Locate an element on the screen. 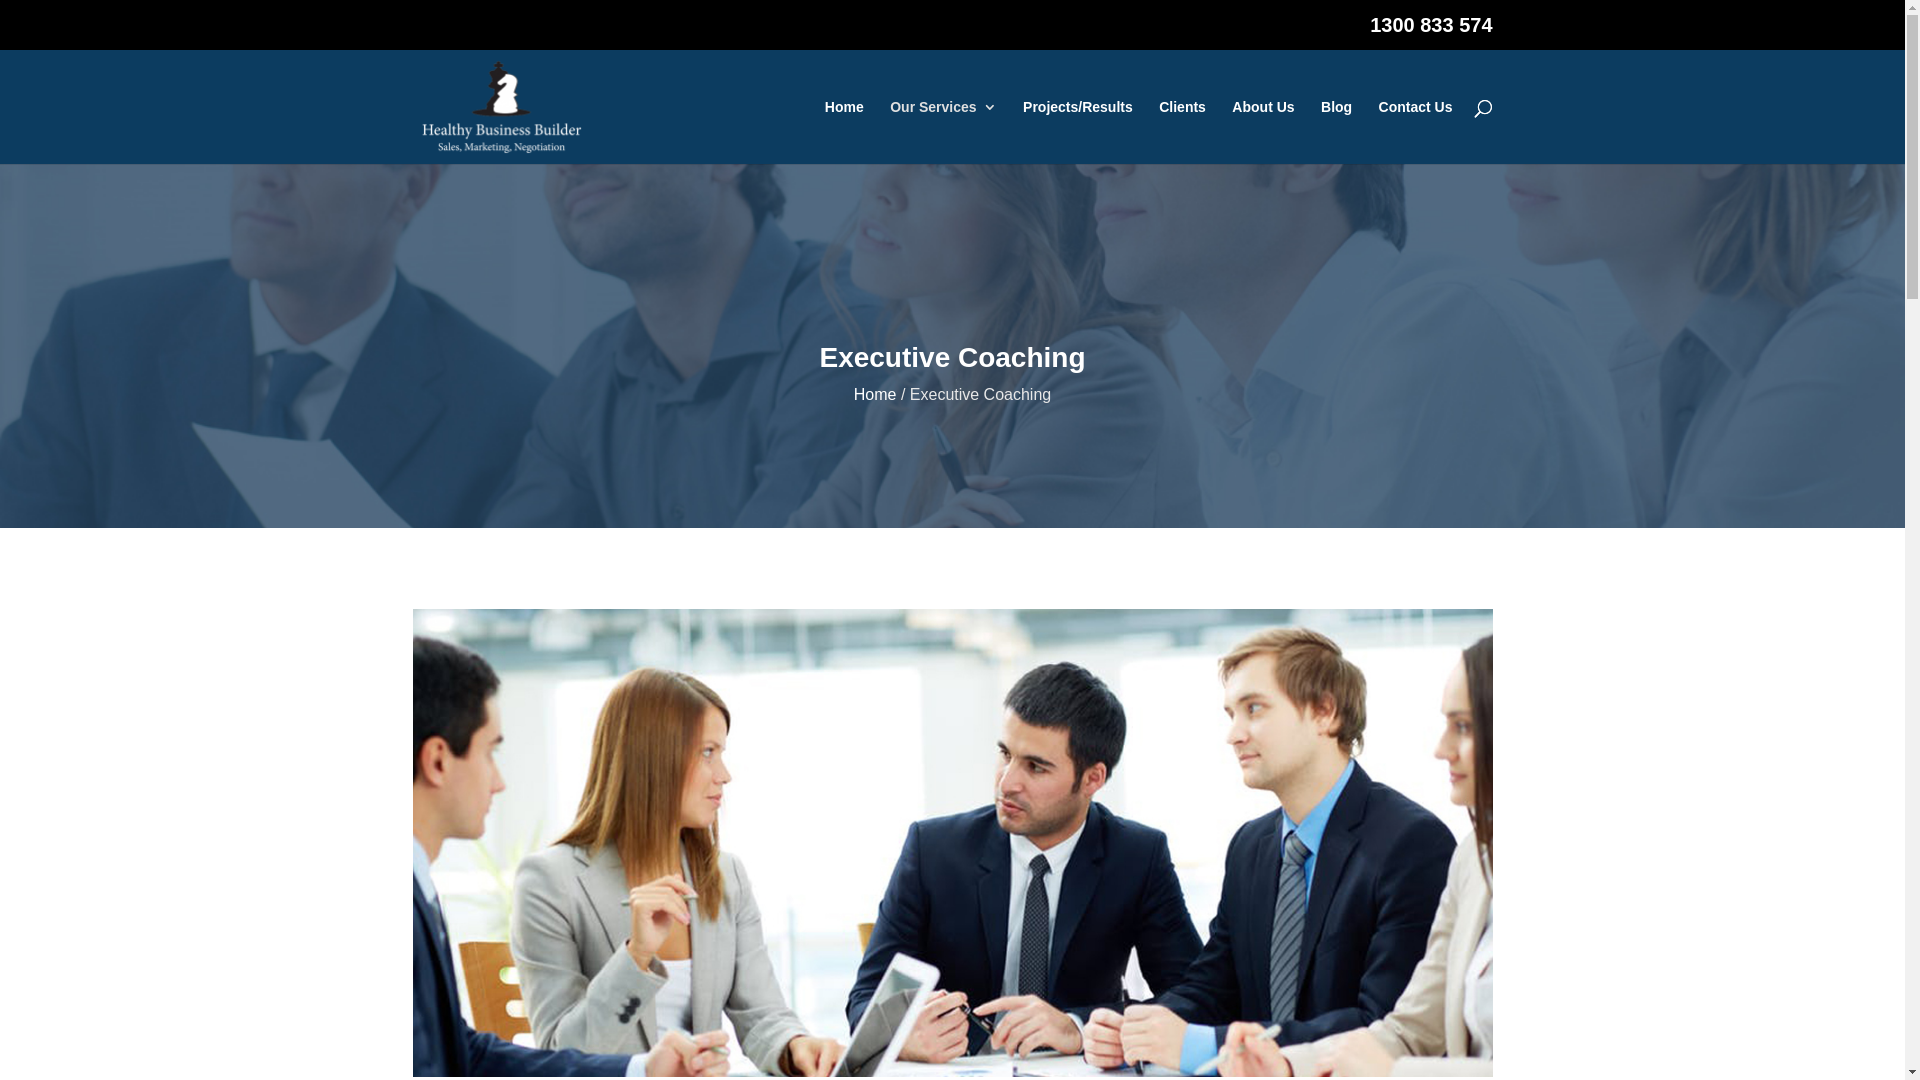  'Contact Us' is located at coordinates (1415, 131).